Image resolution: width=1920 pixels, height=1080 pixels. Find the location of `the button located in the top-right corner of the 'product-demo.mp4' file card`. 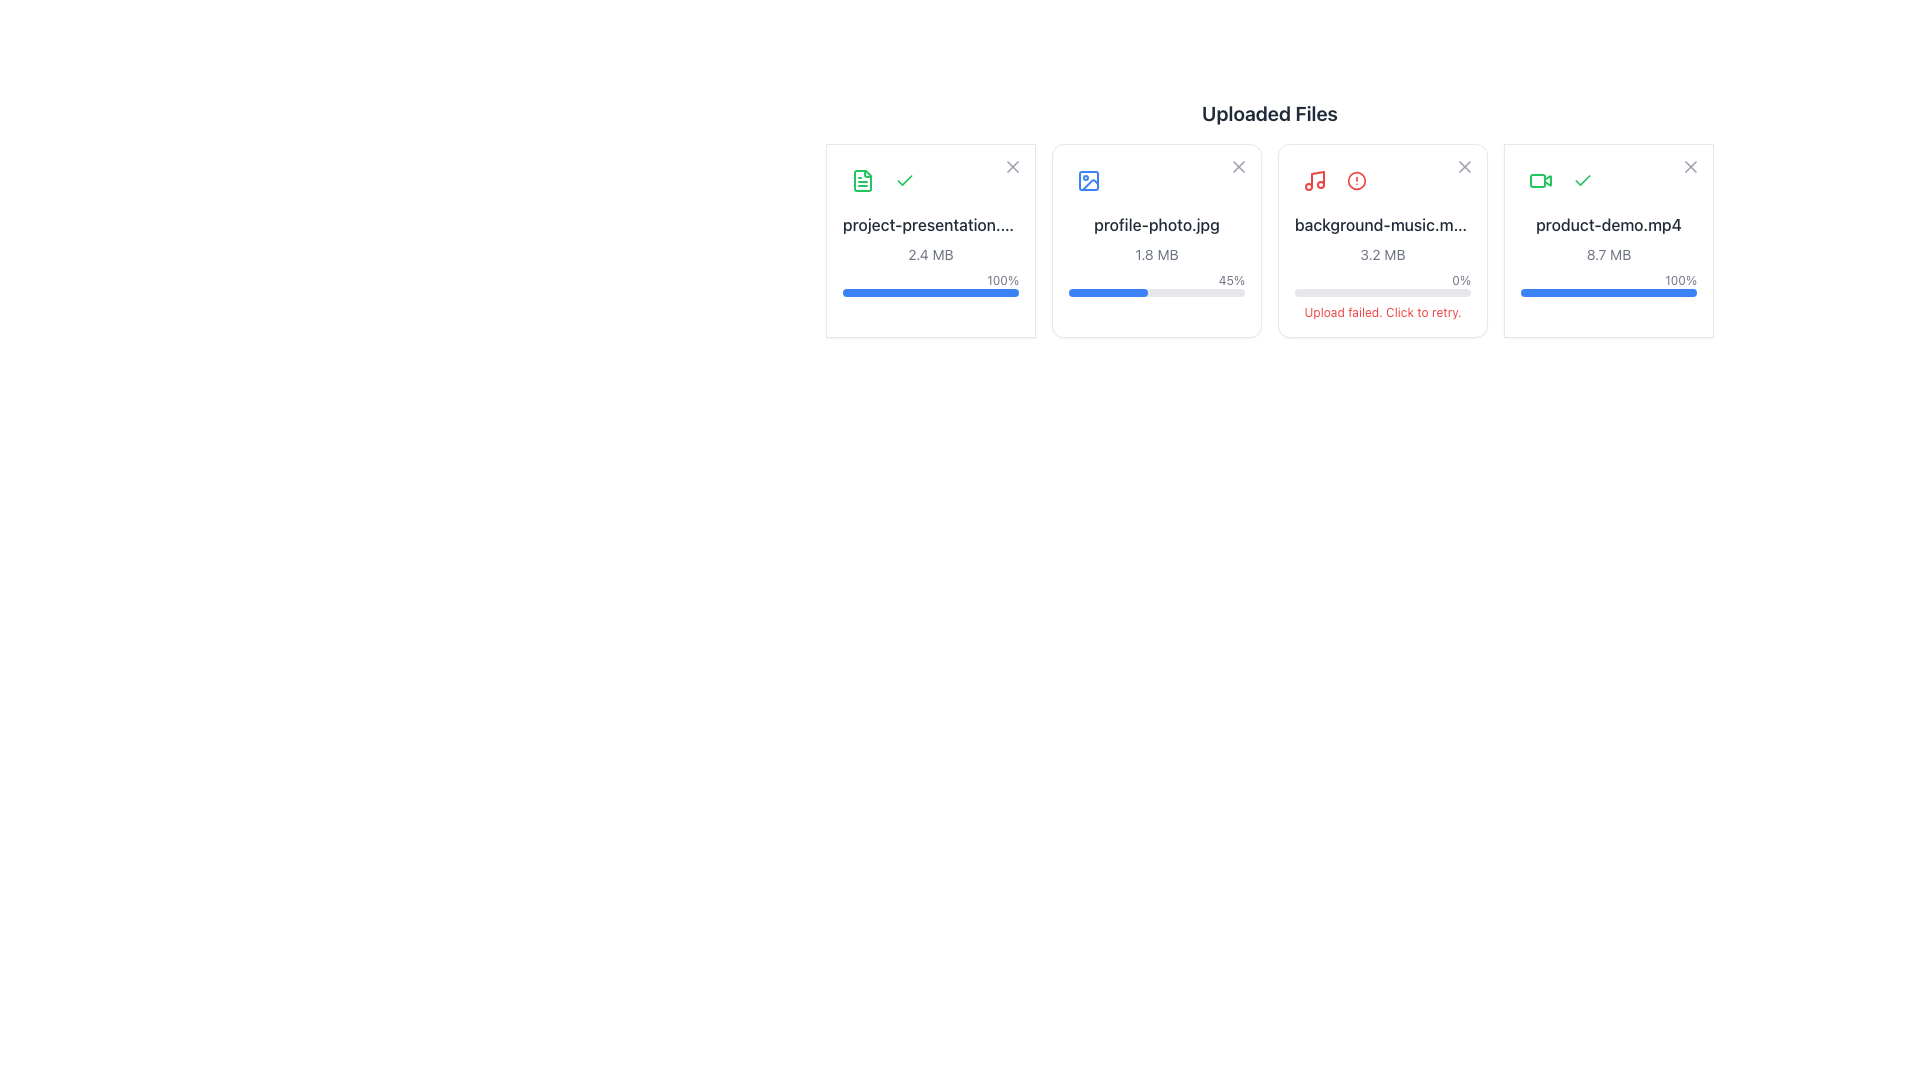

the button located in the top-right corner of the 'product-demo.mp4' file card is located at coordinates (1689, 168).